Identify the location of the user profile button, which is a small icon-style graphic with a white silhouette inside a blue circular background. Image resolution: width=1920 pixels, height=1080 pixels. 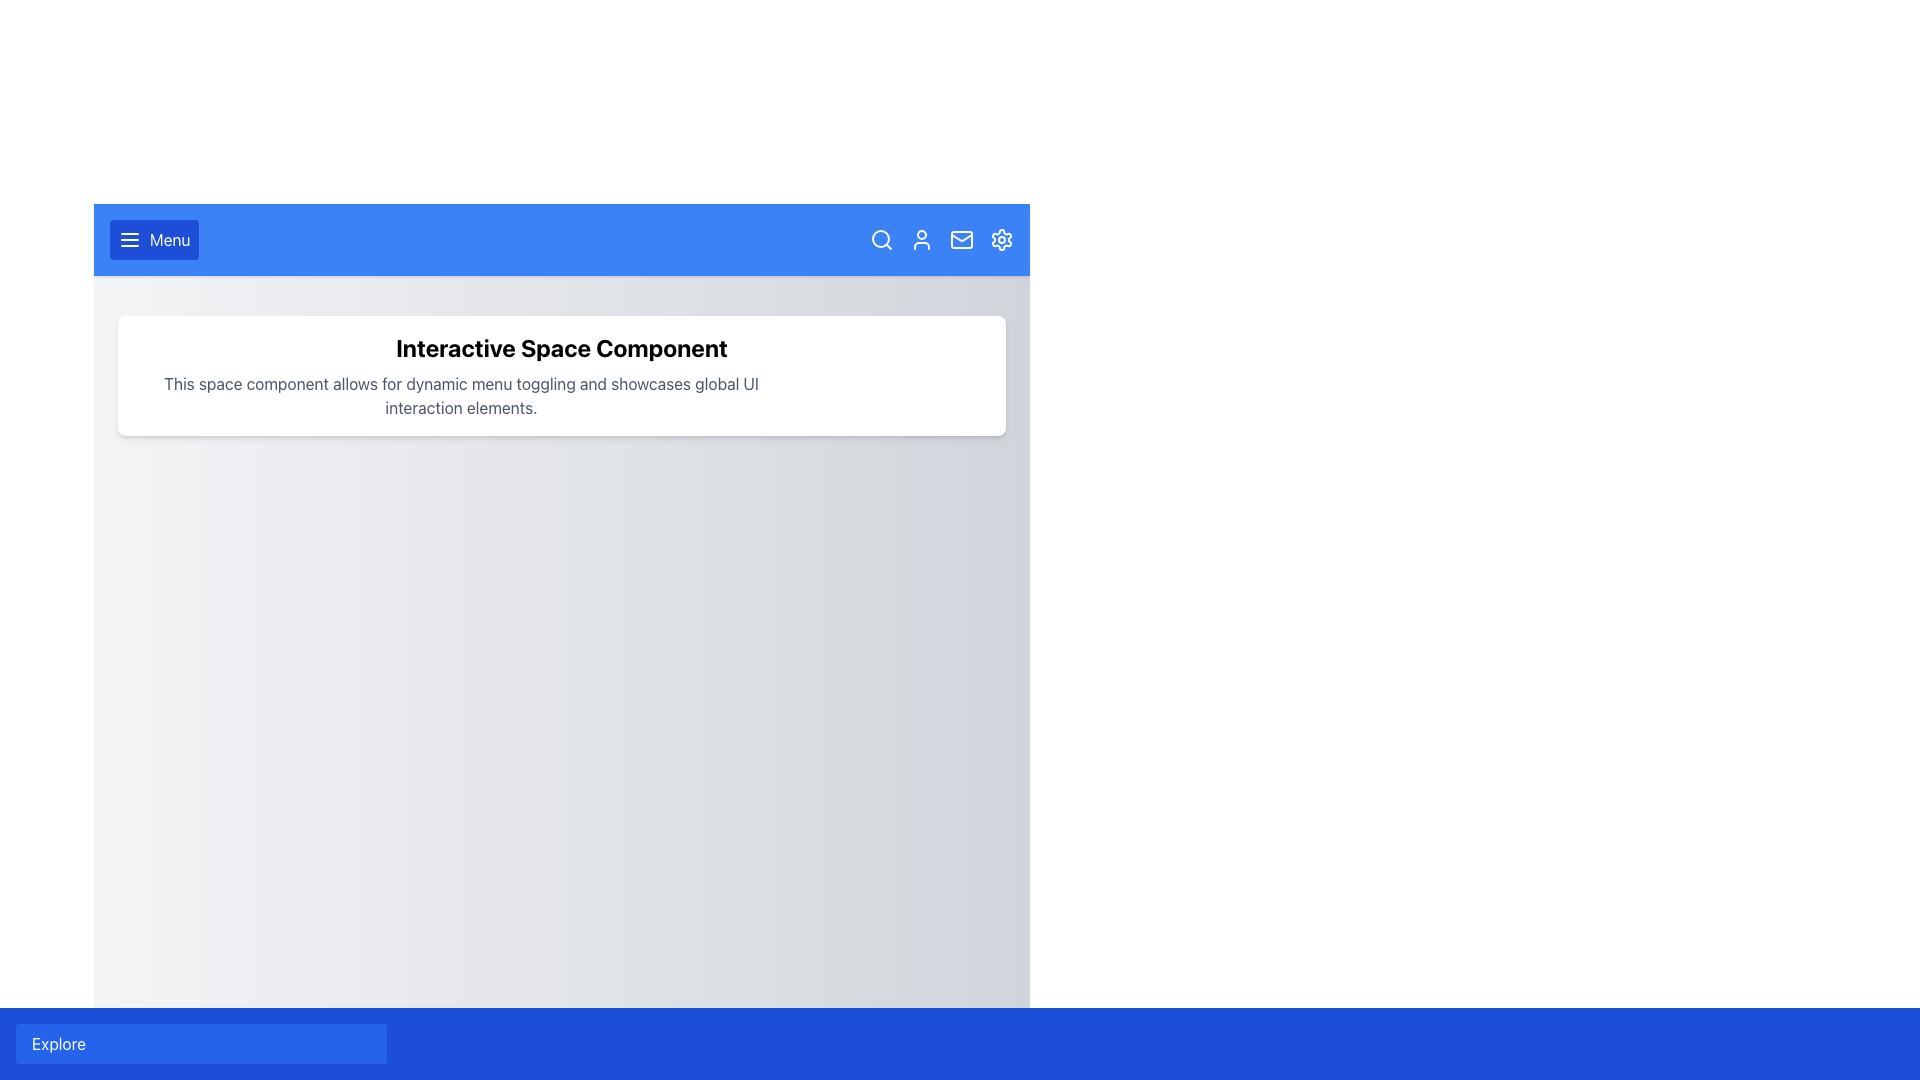
(920, 238).